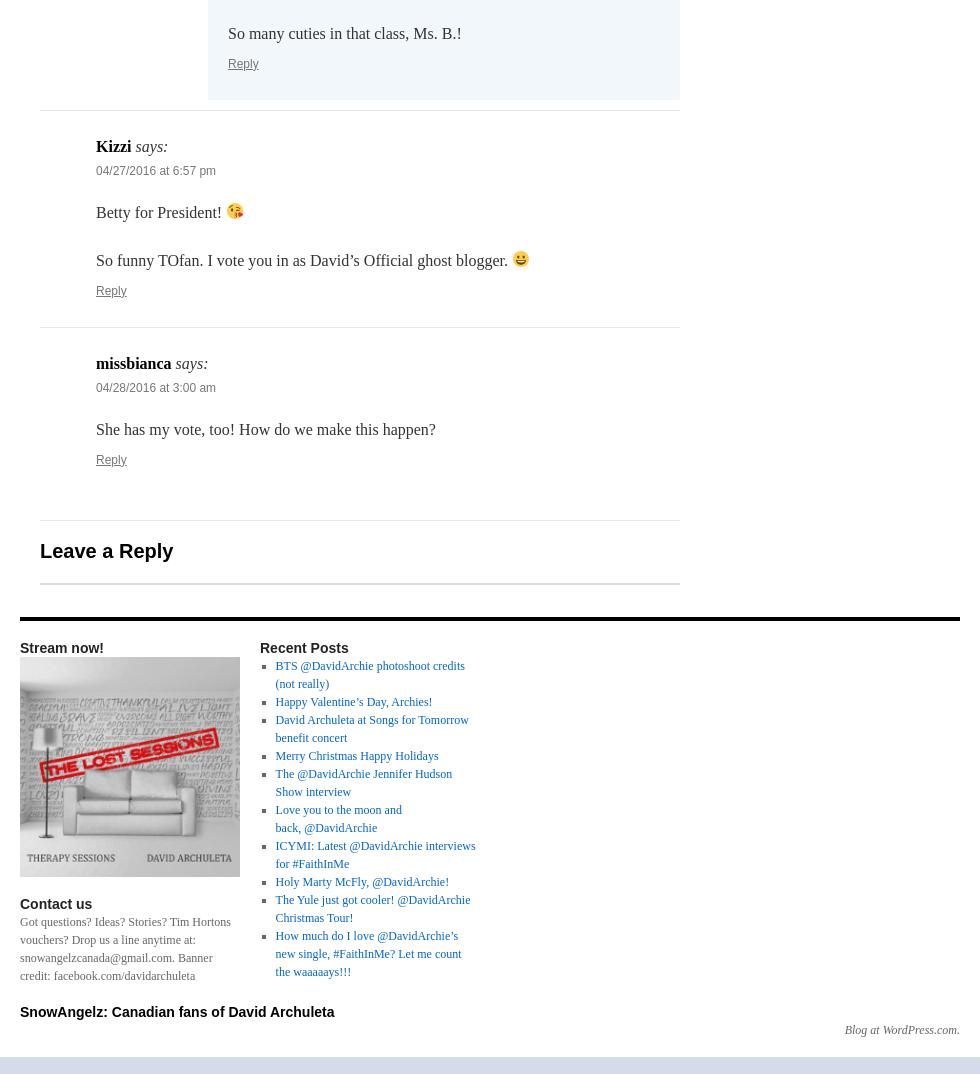 The image size is (980, 1074). I want to click on 'The @DavidArchie Jennifer Hudson Show interview', so click(363, 780).